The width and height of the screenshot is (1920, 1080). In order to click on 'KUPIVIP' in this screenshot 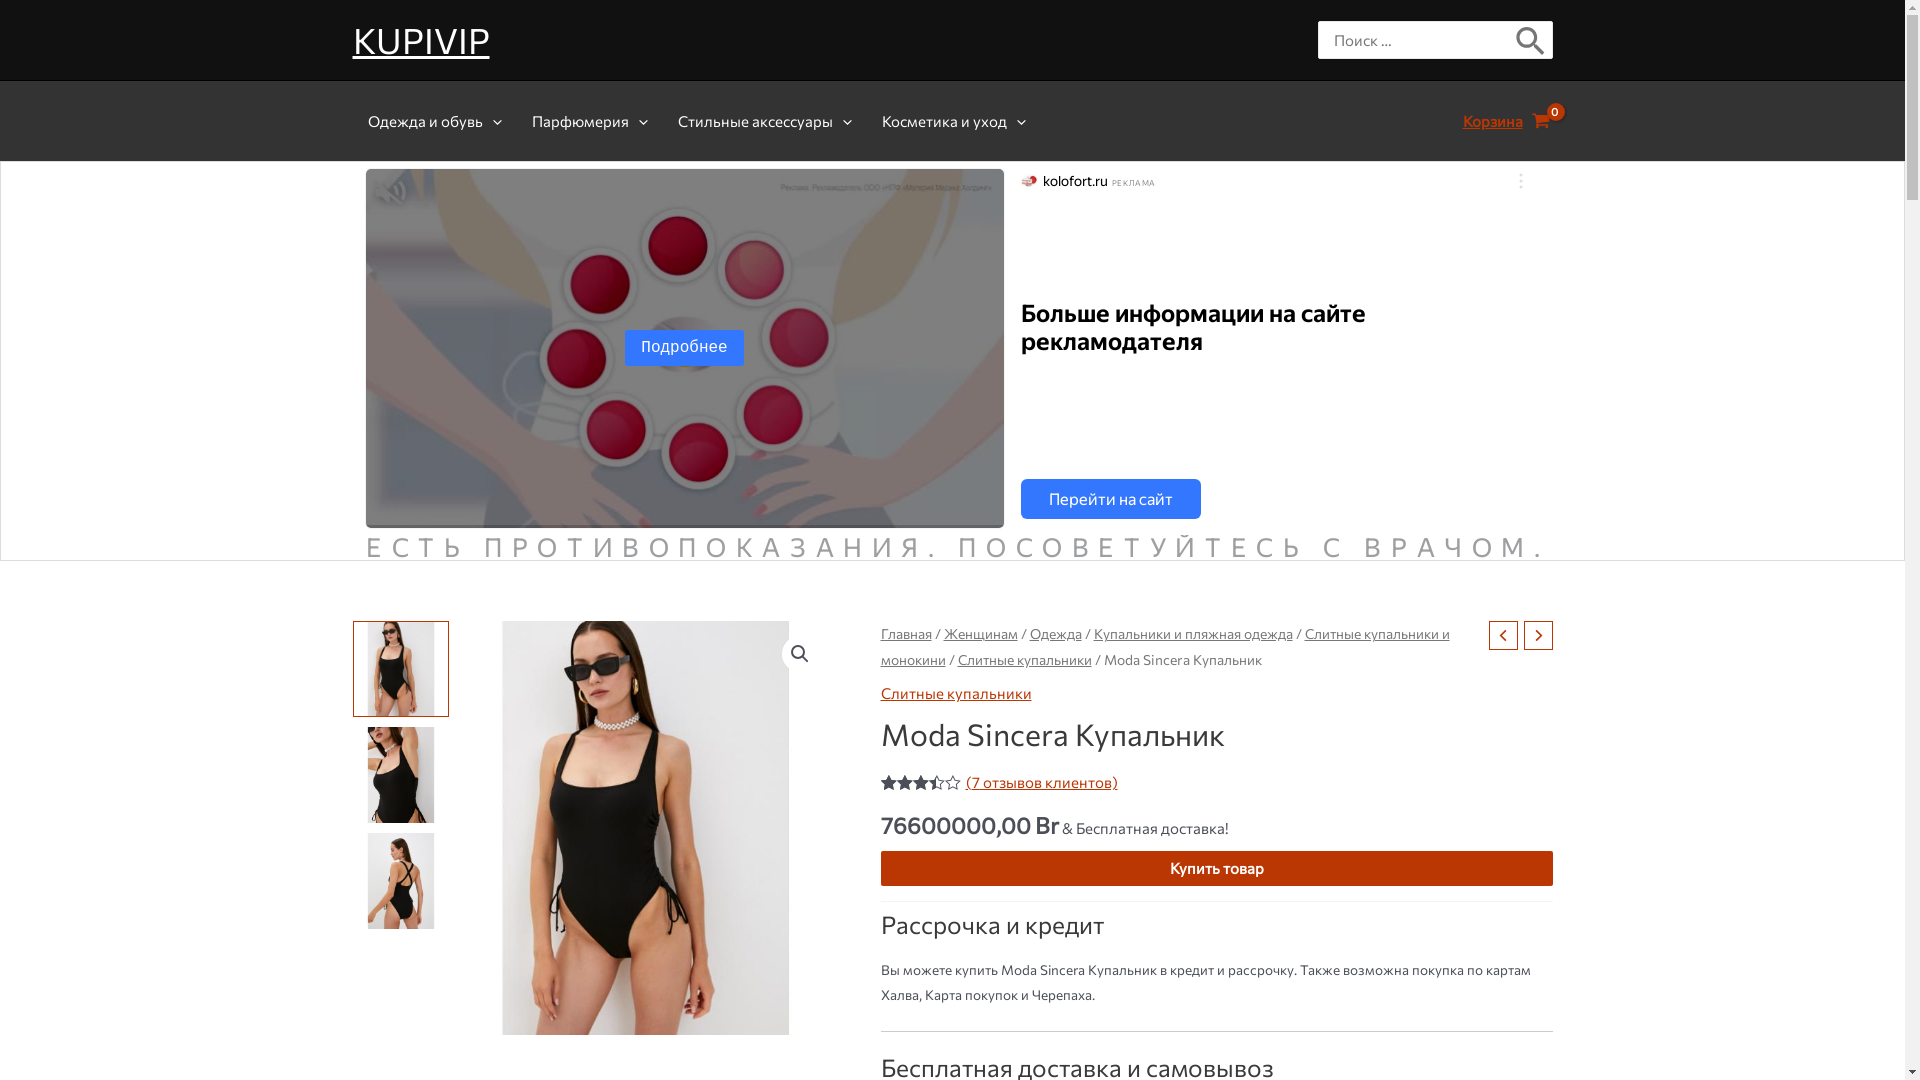, I will do `click(419, 39)`.